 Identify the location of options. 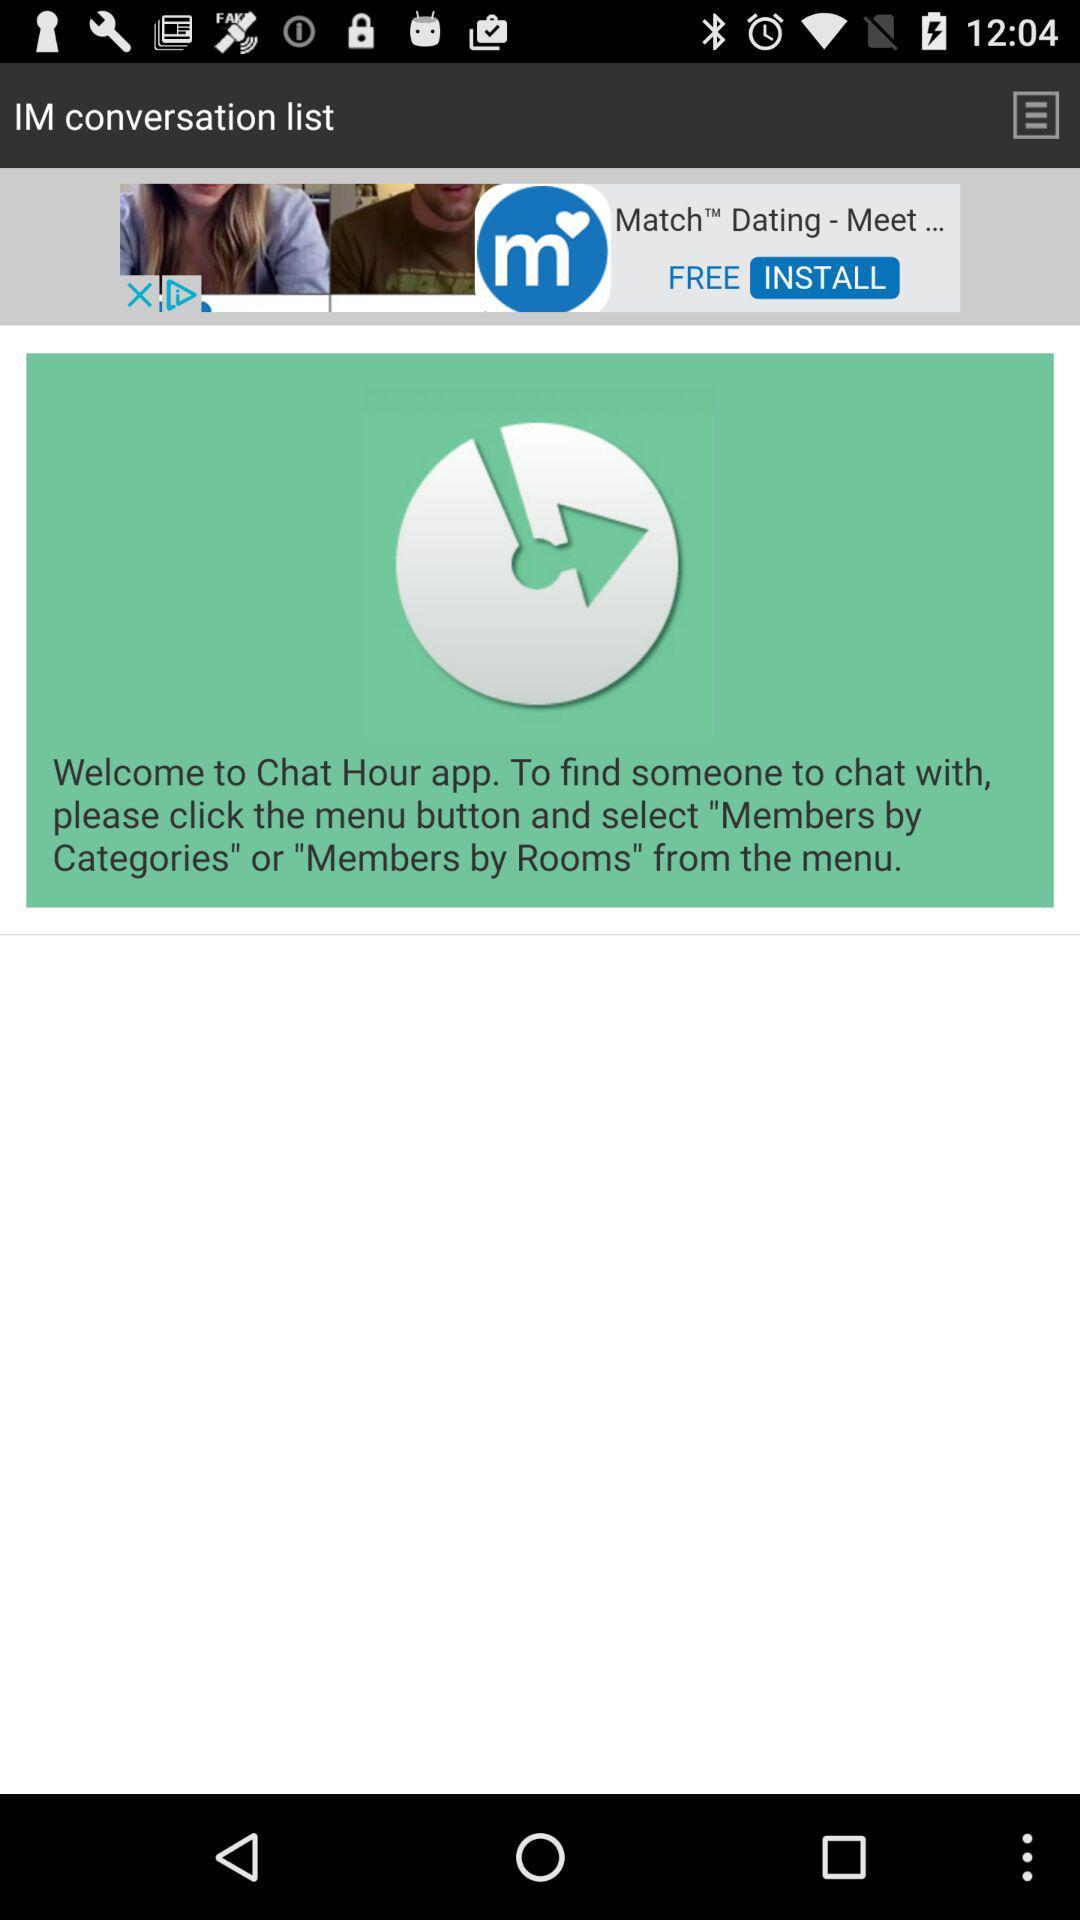
(1035, 114).